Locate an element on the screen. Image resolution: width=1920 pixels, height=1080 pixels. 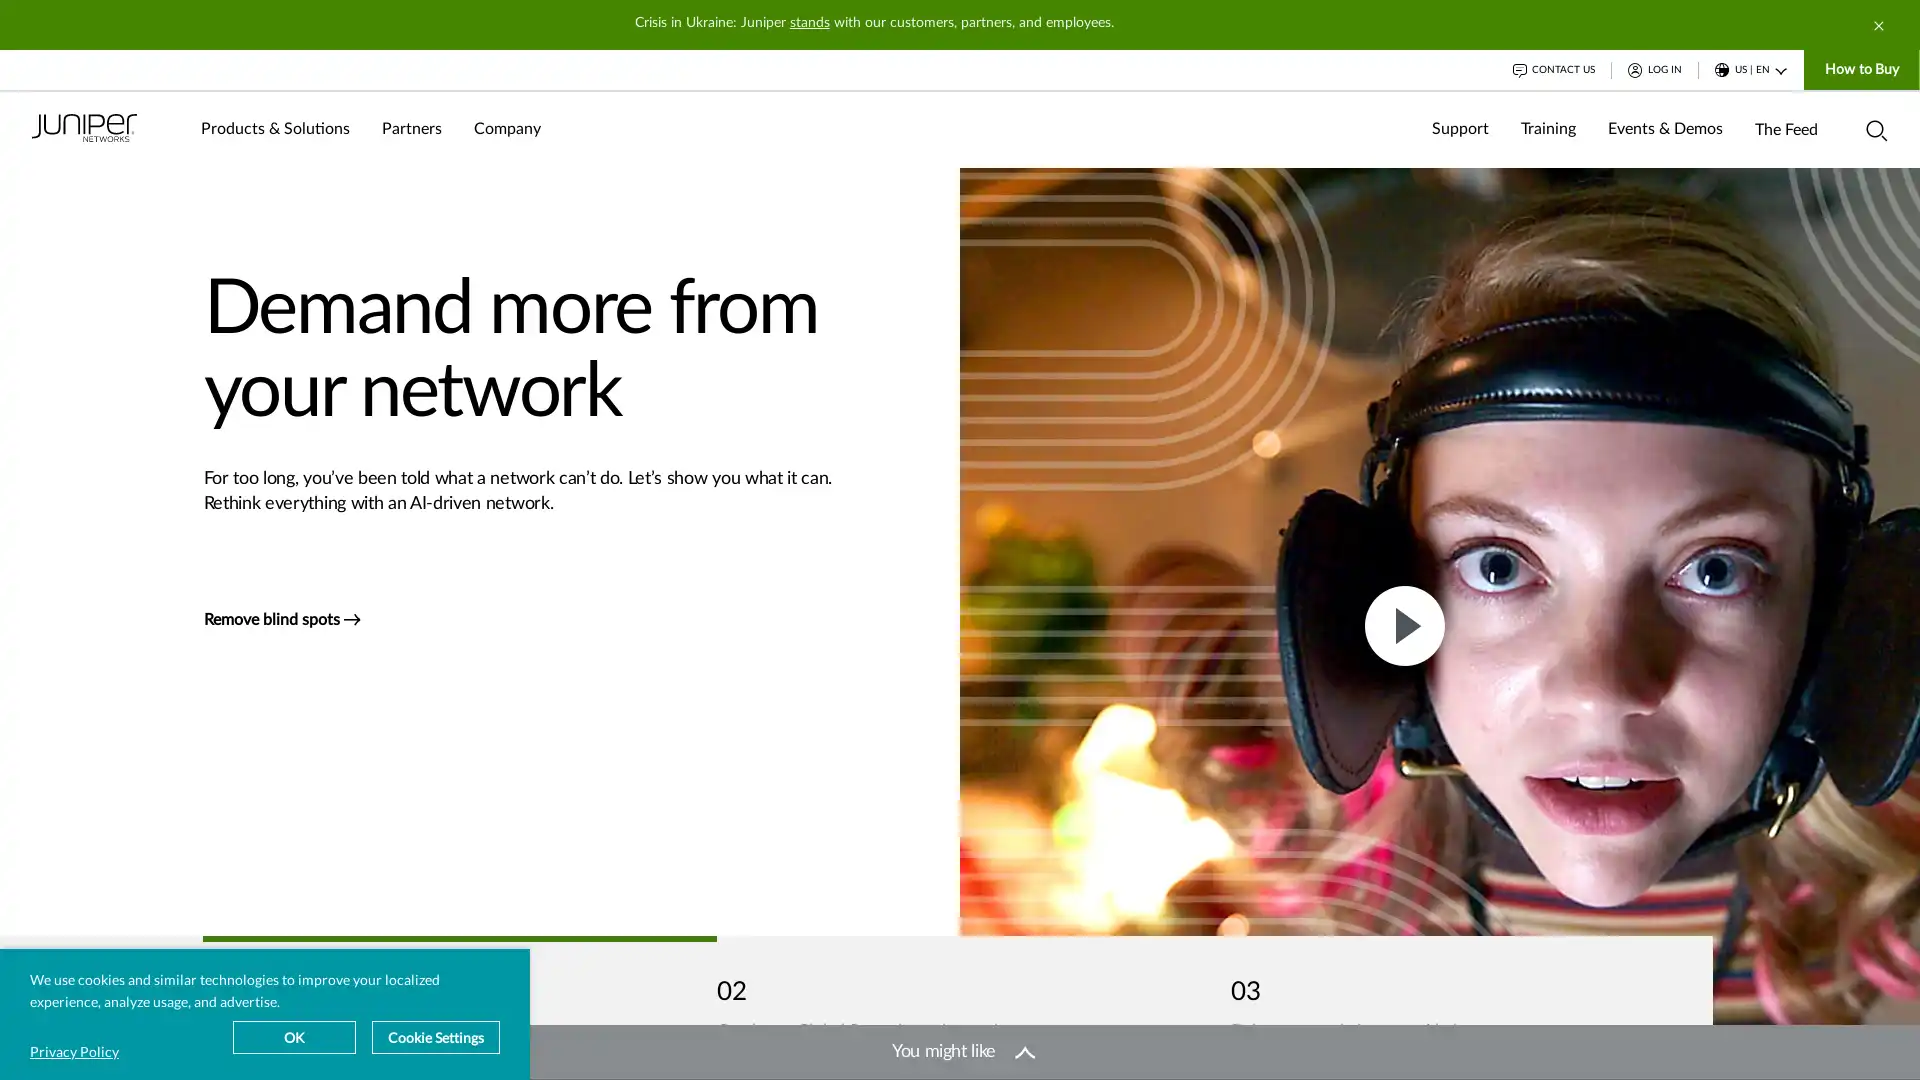
LOG IN is located at coordinates (1655, 68).